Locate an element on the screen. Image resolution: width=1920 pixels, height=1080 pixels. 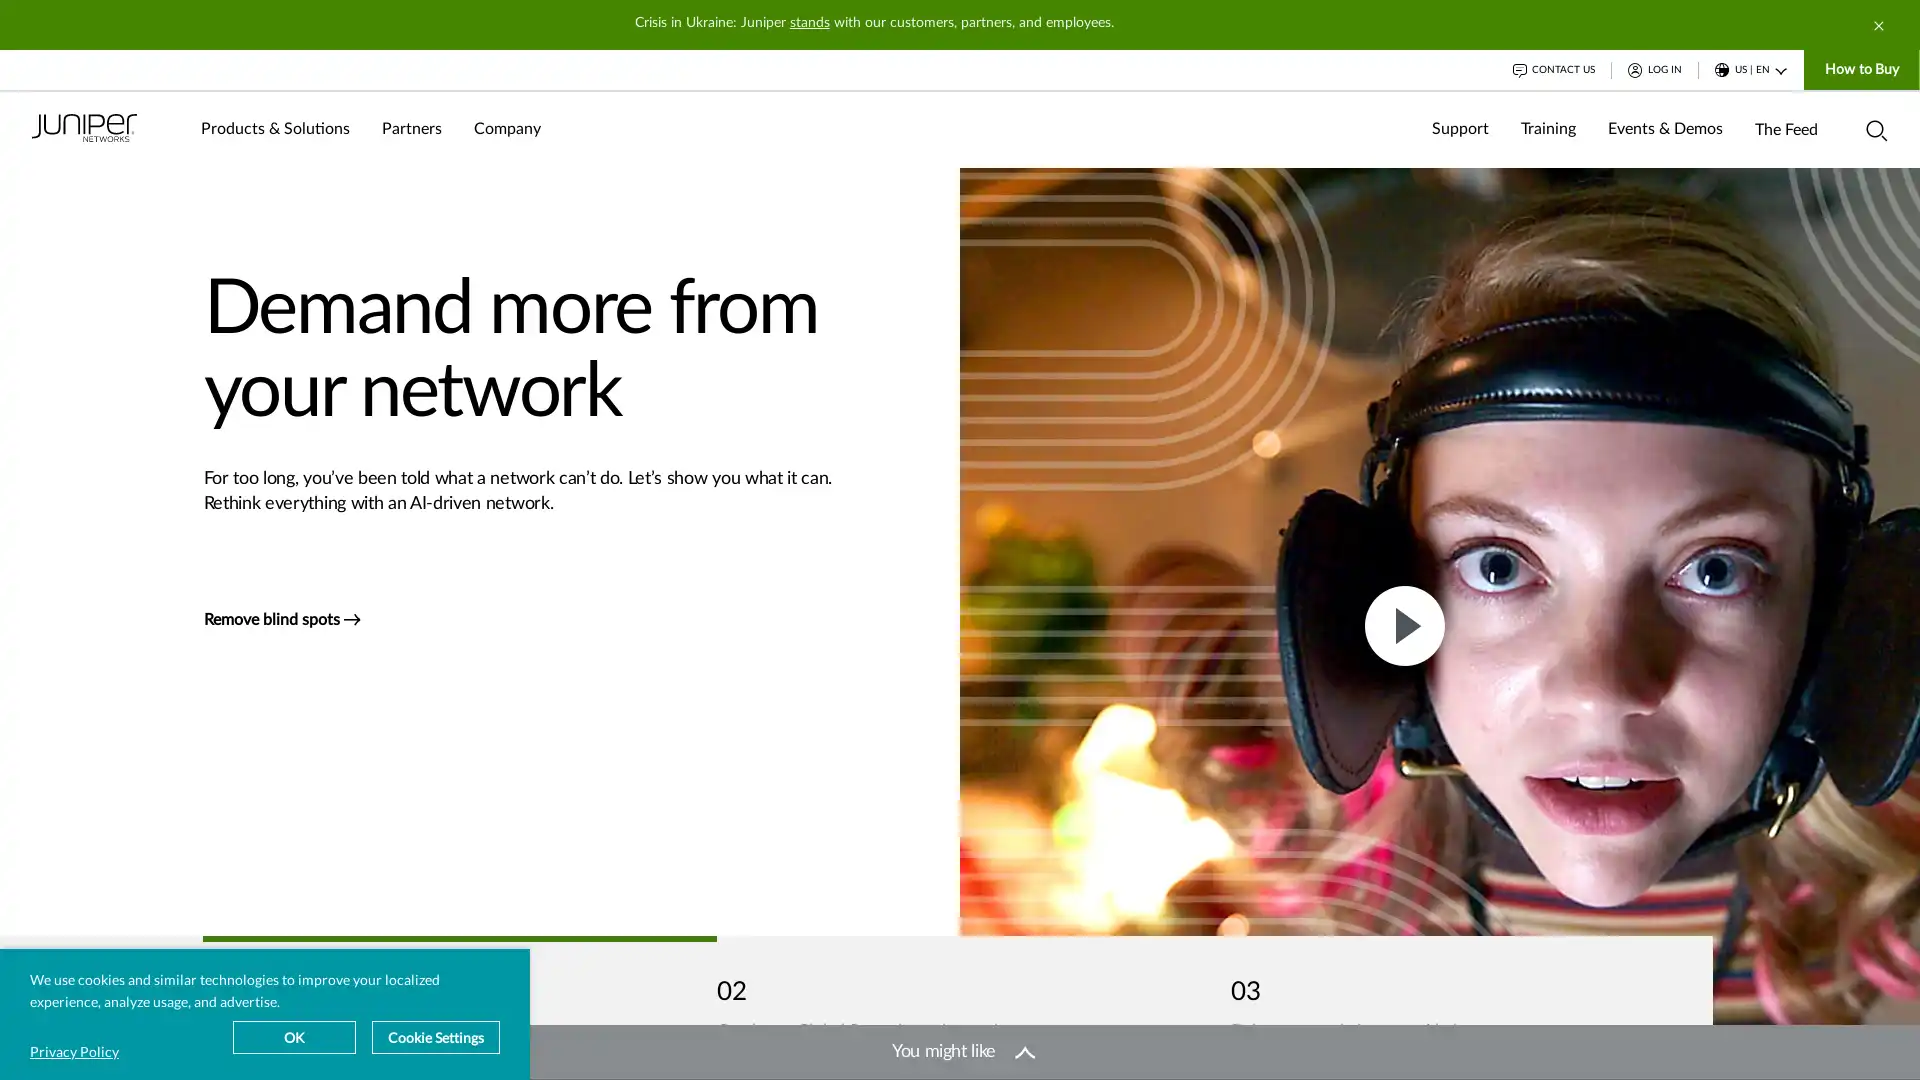
LOG IN is located at coordinates (1655, 68).